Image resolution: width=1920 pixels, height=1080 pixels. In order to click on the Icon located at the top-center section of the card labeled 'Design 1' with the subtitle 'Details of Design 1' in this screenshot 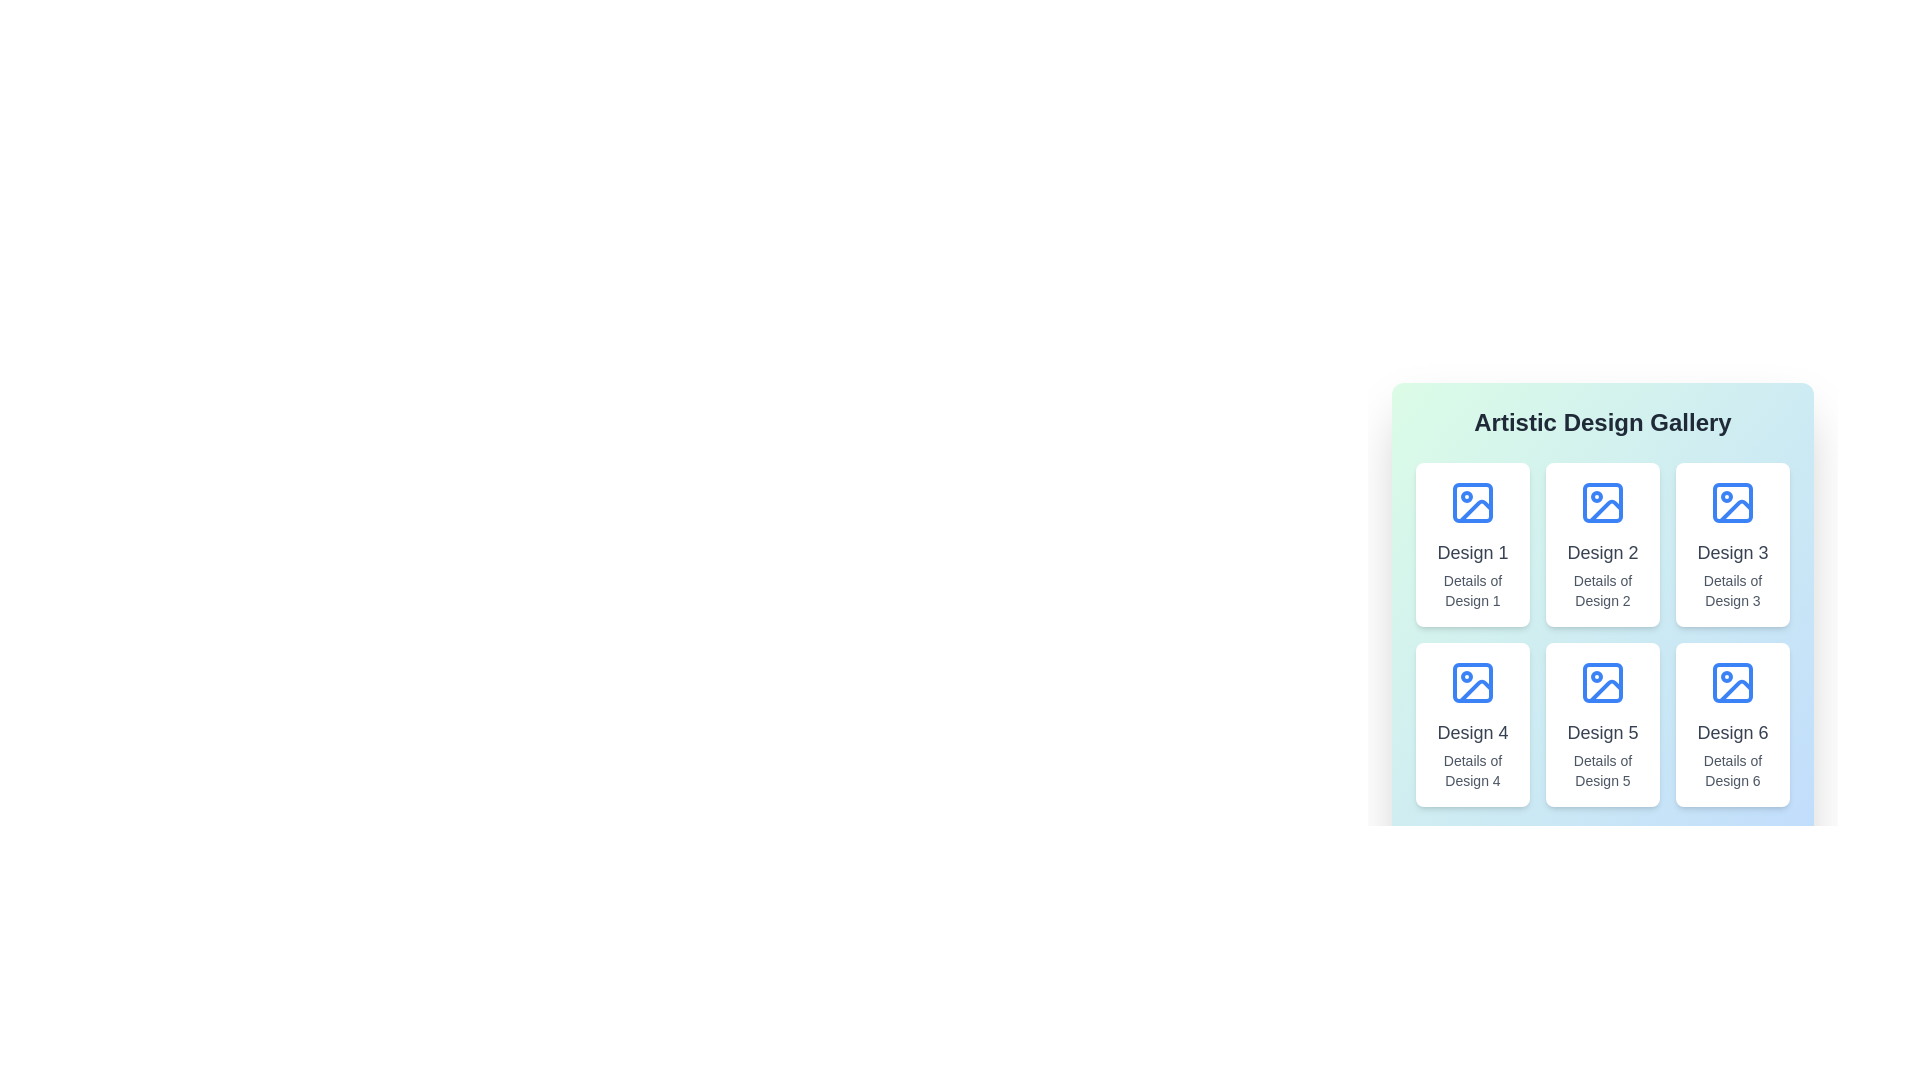, I will do `click(1473, 501)`.